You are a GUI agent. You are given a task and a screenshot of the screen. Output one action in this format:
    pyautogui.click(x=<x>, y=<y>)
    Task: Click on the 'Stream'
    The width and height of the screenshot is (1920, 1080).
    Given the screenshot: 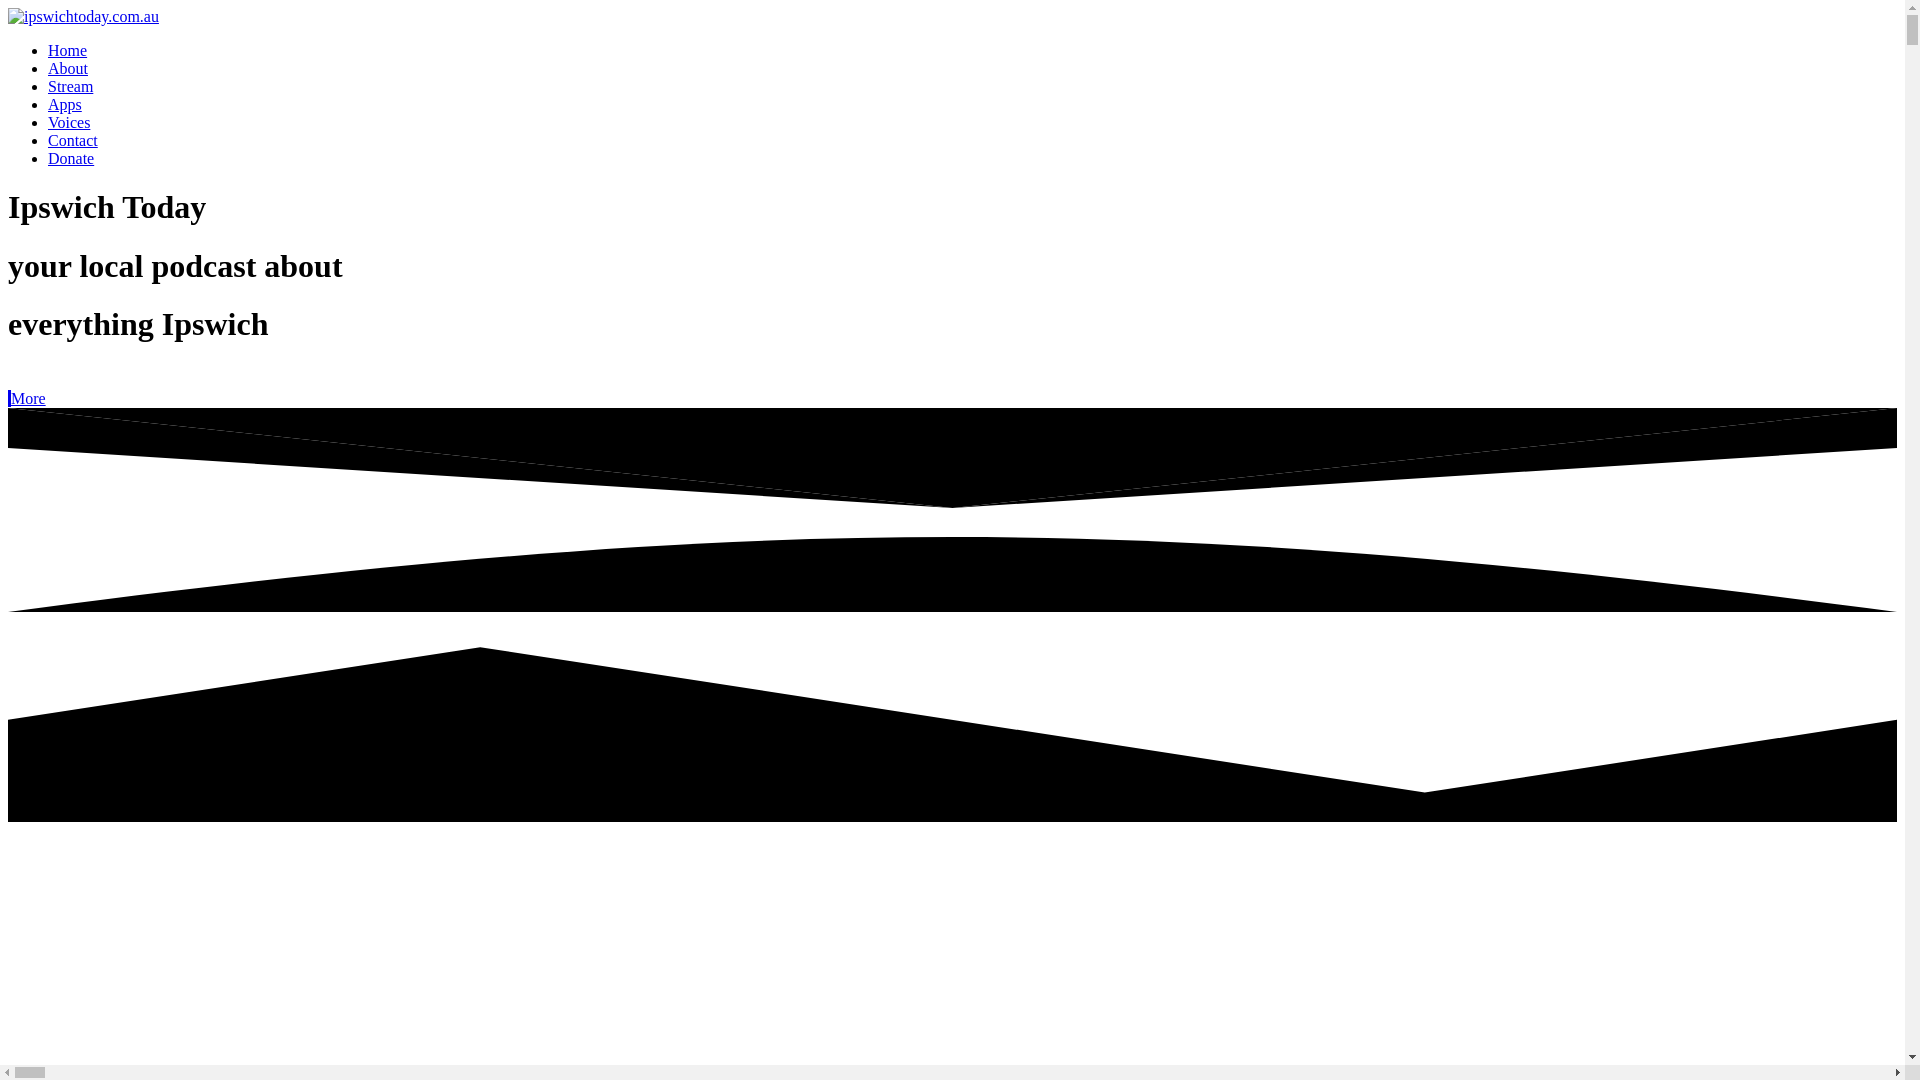 What is the action you would take?
    pyautogui.click(x=70, y=85)
    